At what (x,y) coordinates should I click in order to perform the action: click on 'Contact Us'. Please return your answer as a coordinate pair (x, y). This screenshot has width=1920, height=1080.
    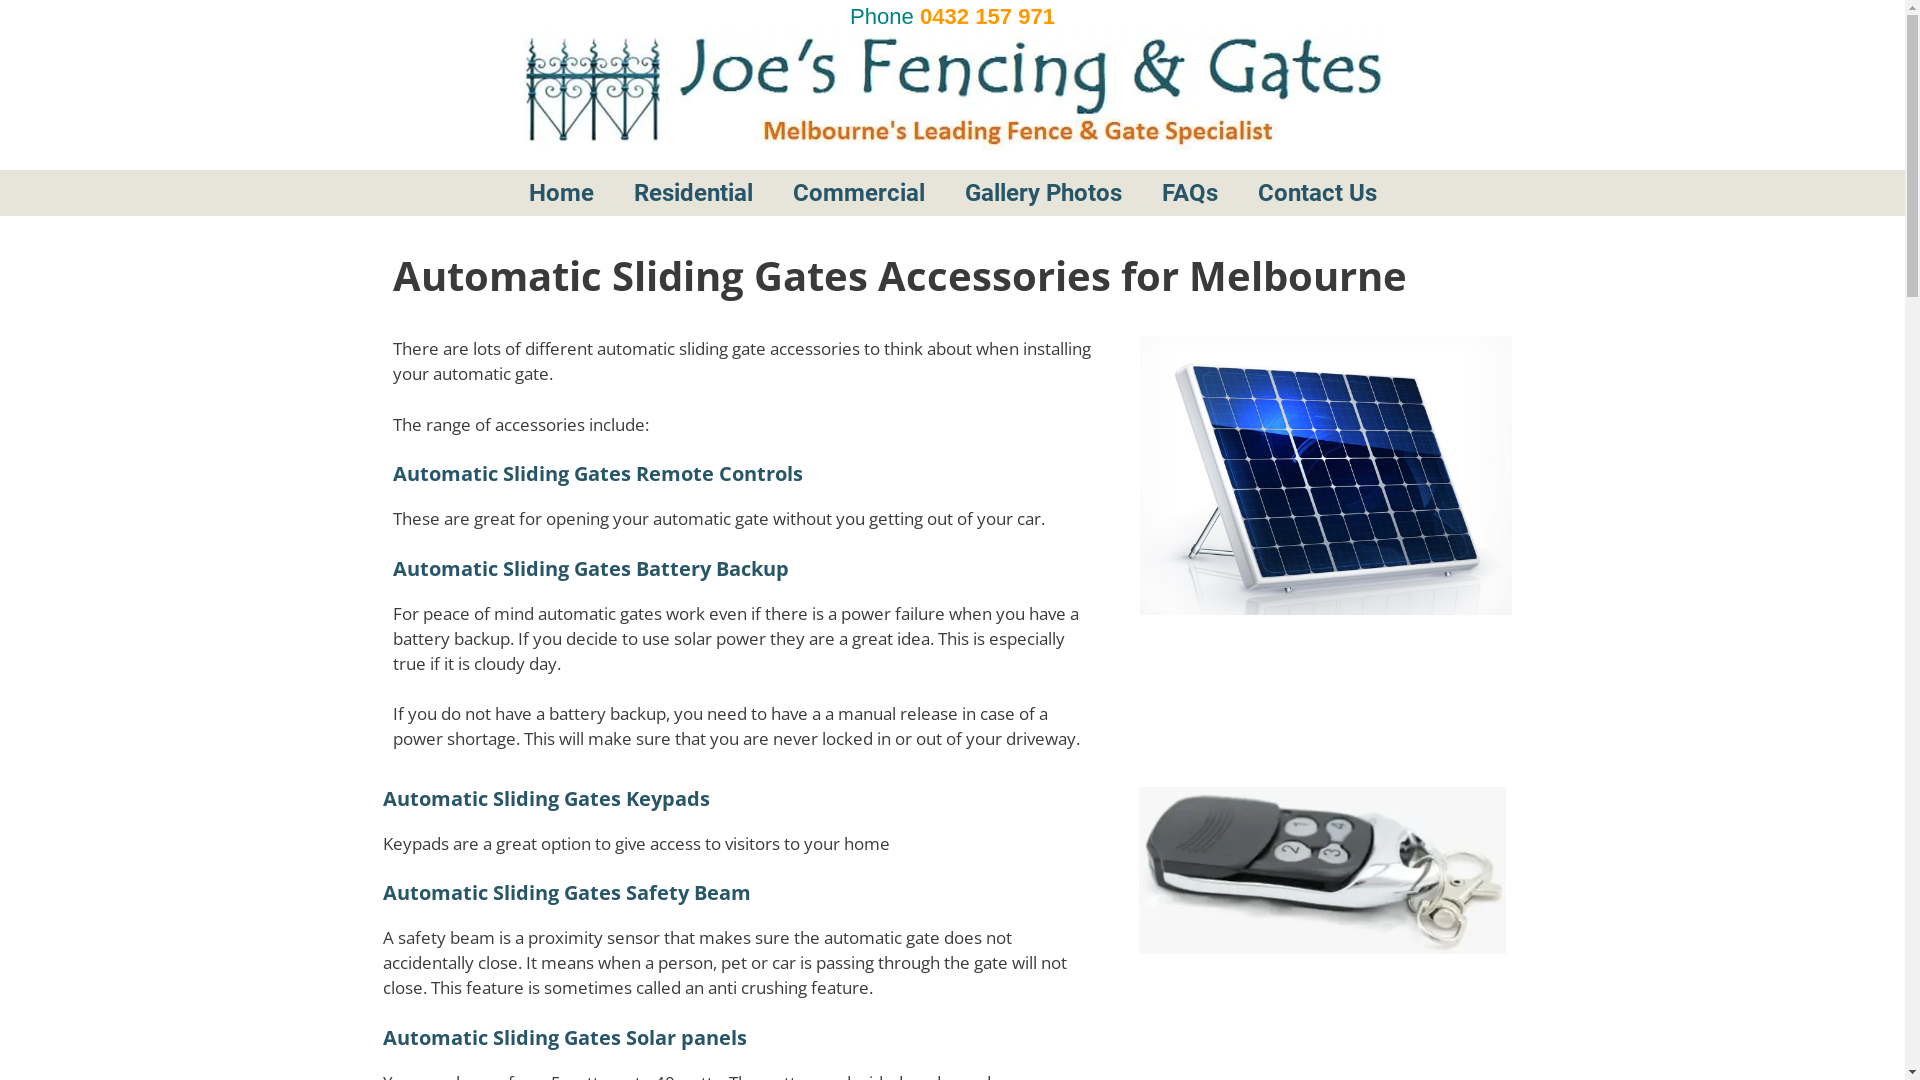
    Looking at the image, I should click on (1358, 192).